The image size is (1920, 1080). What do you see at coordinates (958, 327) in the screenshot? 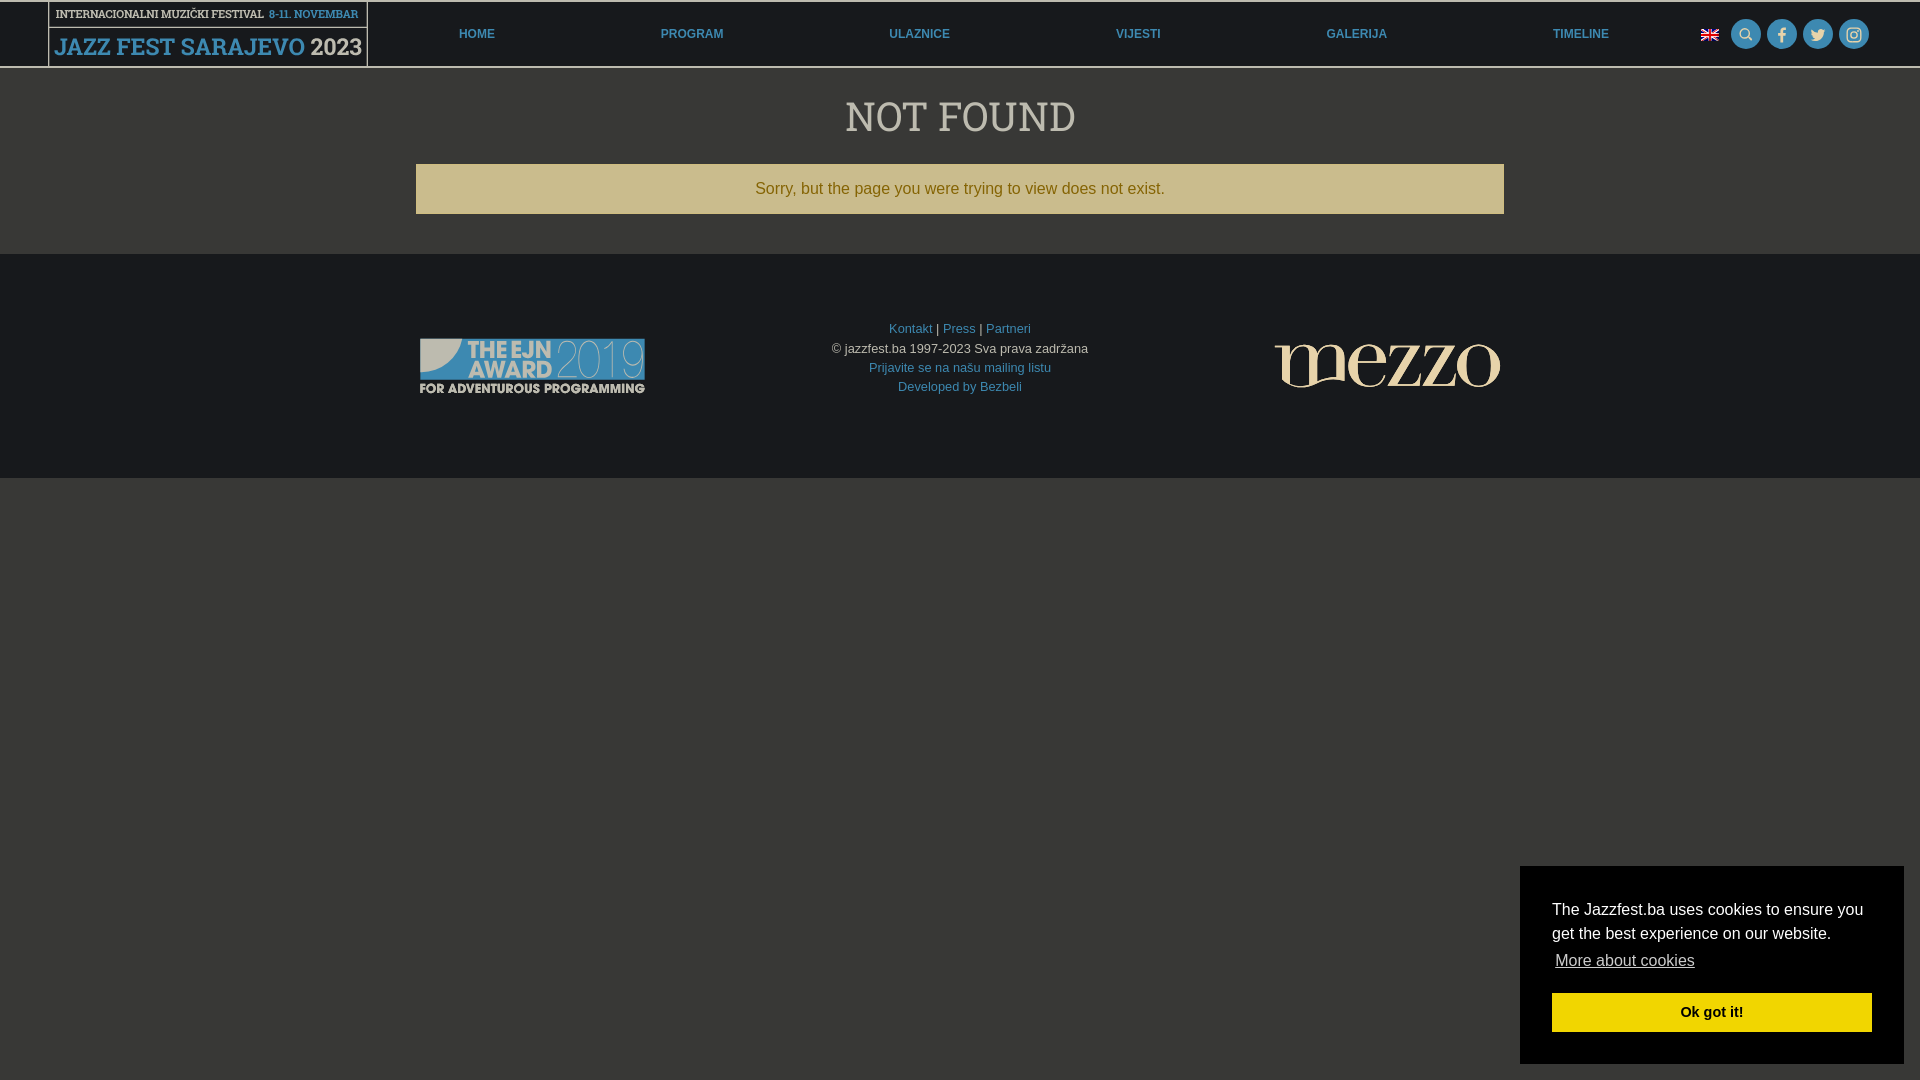
I see `'Press'` at bounding box center [958, 327].